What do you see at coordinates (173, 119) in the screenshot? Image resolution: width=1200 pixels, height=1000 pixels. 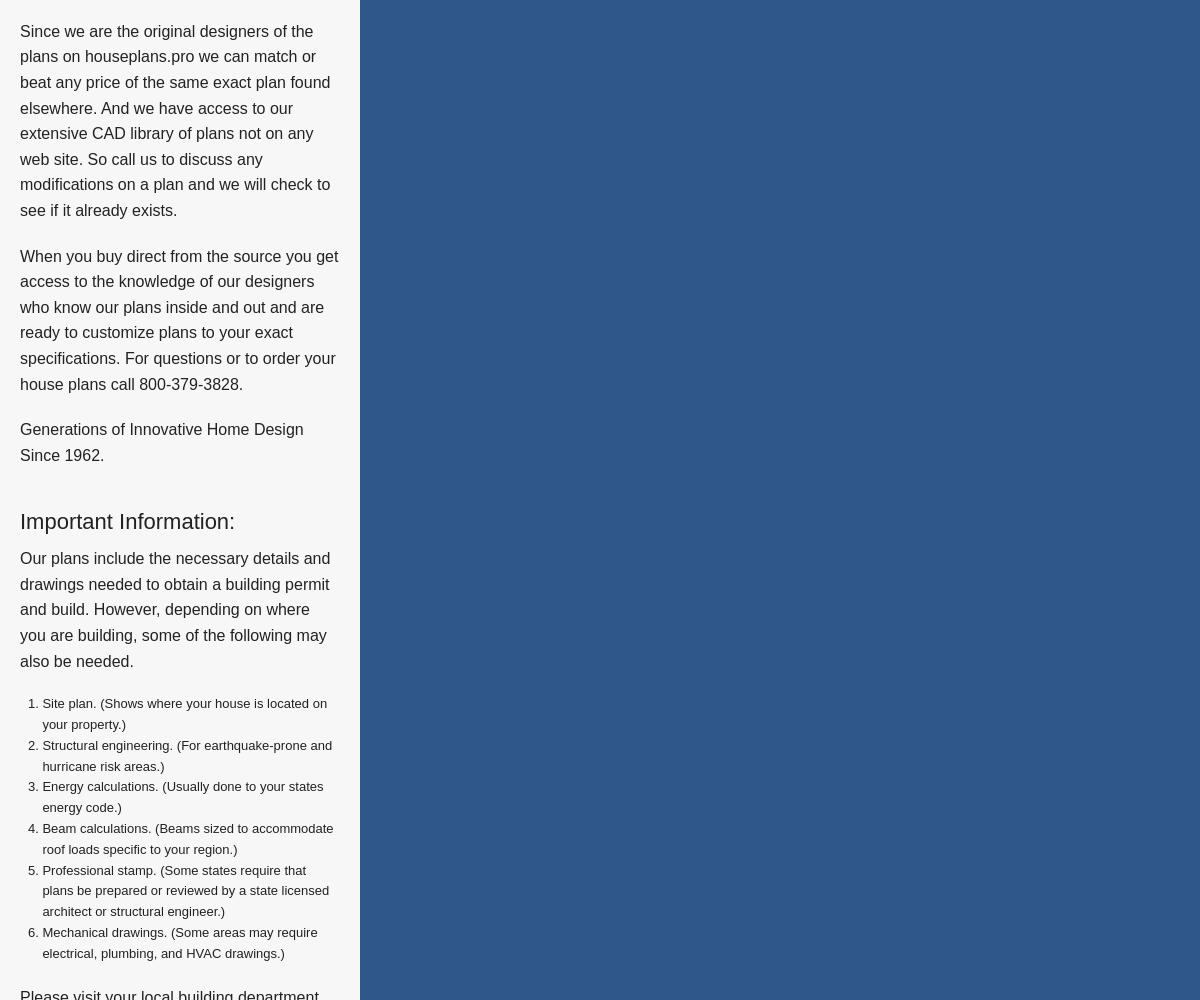 I see `'Since we are the original designers of the plans on houseplans.pro we can match or beat any price of the same exact plan found elsewhere. And we have access to our extensive CAD library of plans not on any web site. So call us to discuss any modifications on a plan and we will check to see if it already exists.'` at bounding box center [173, 119].